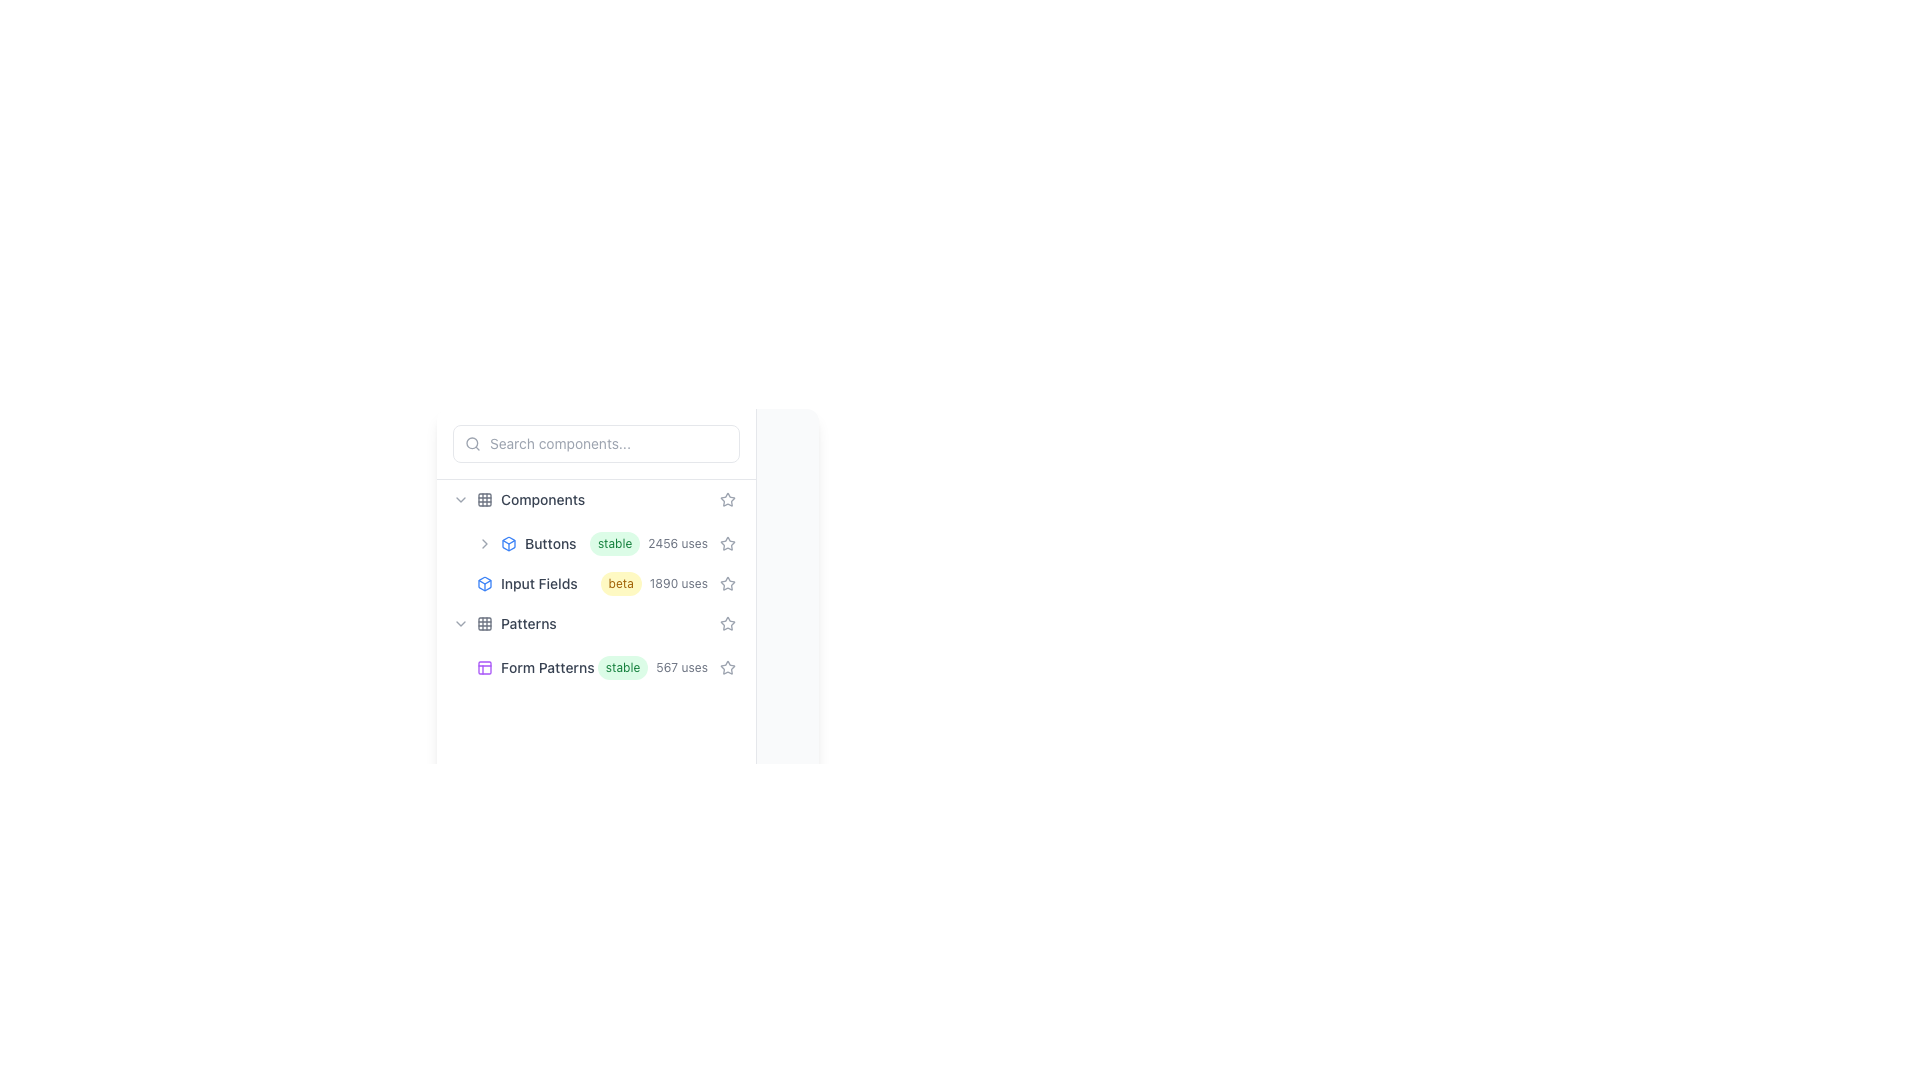 The width and height of the screenshot is (1920, 1080). I want to click on the text label displaying '567 uses' that is styled in small gray font under the 'Form Patterns' section for information display, so click(682, 667).